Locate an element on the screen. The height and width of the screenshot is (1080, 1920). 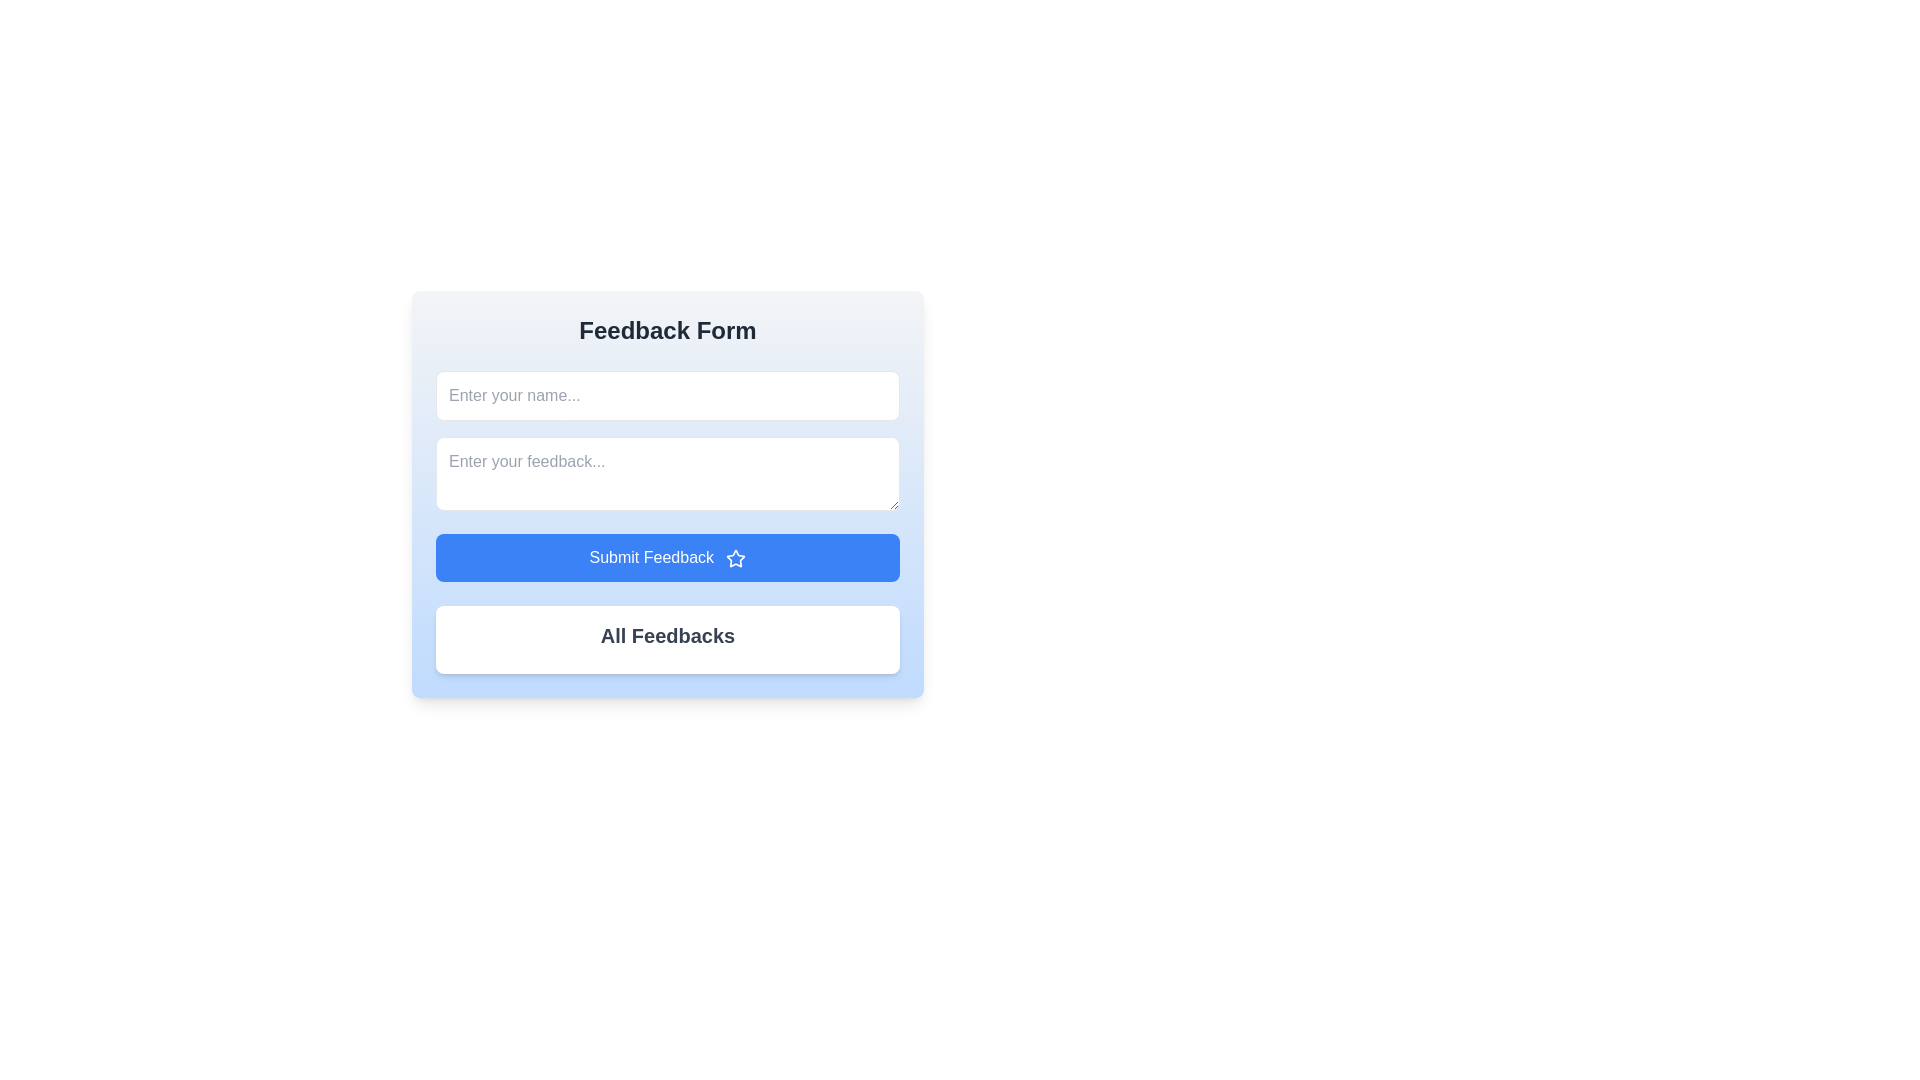
the decorative icon located to the right of the 'Submit Feedback' button, which enhances the button's action-oriented nature is located at coordinates (735, 558).